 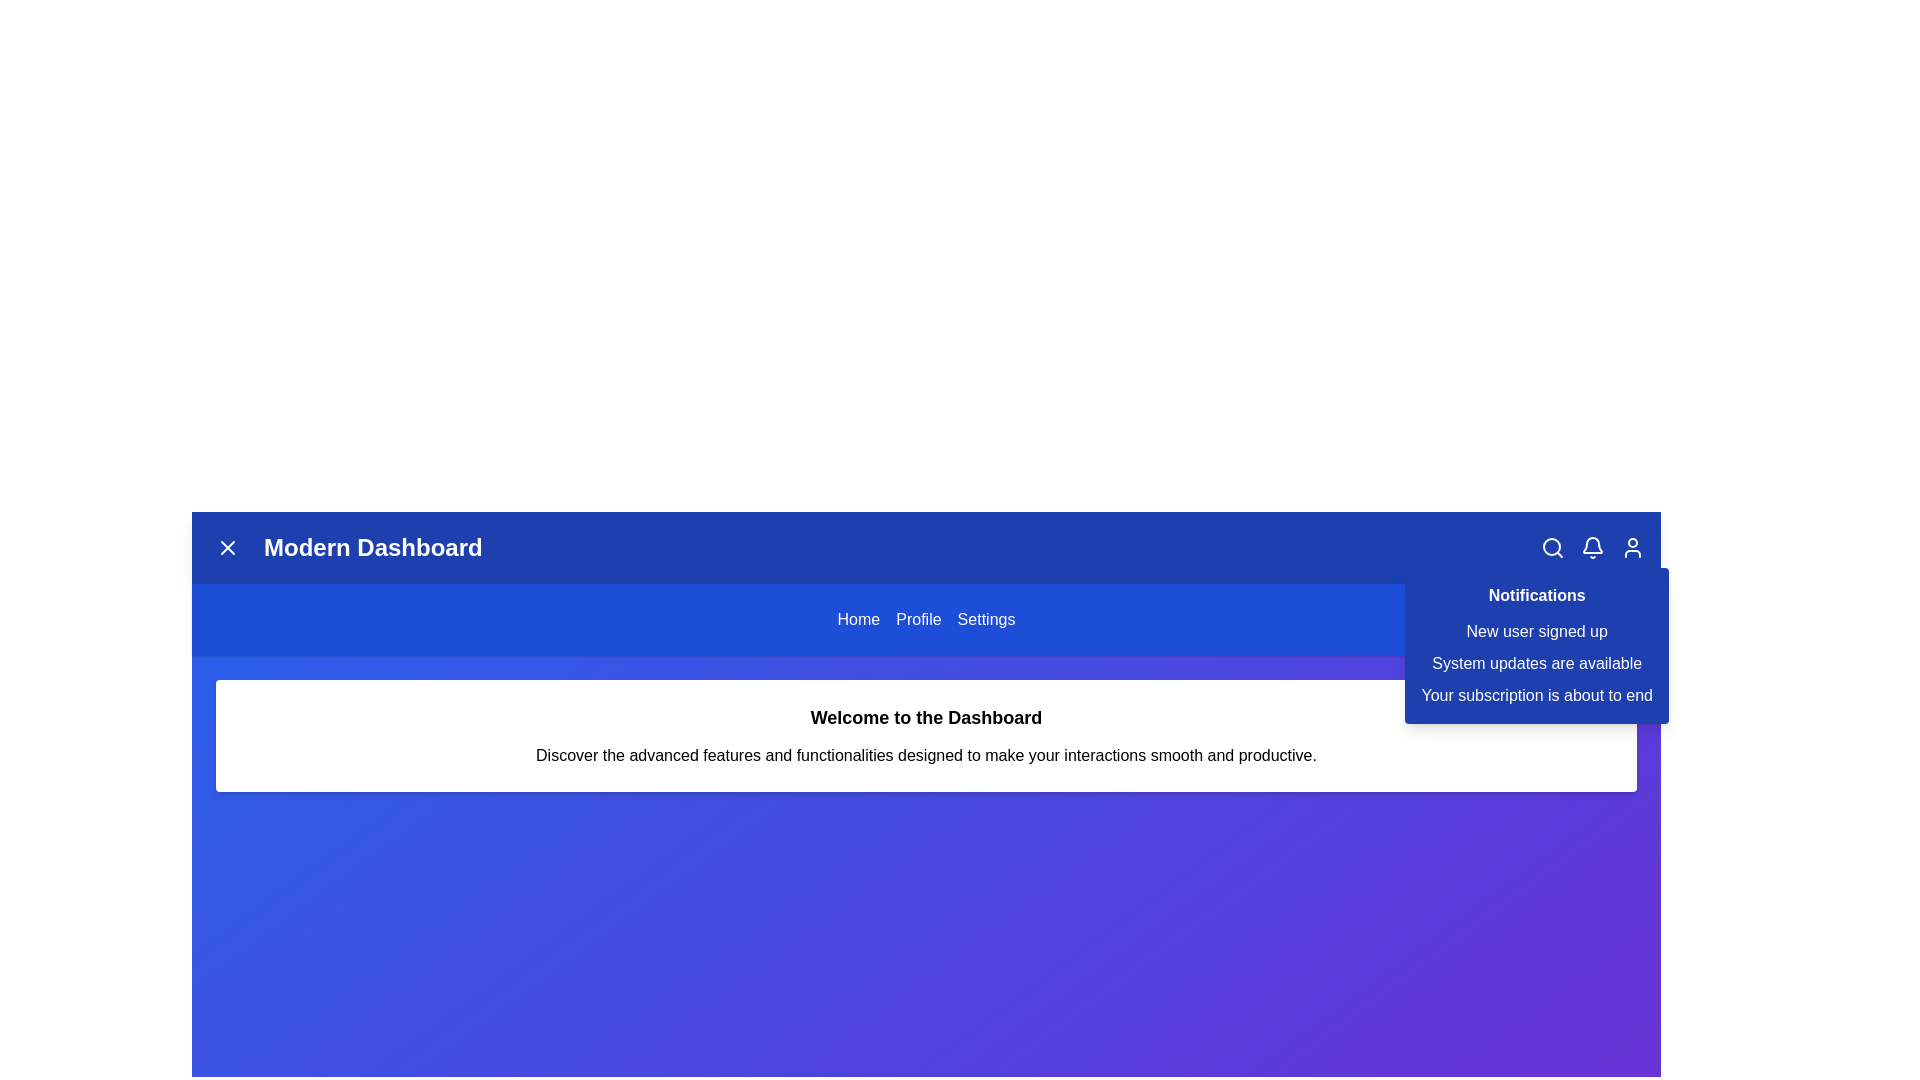 What do you see at coordinates (1632, 547) in the screenshot?
I see `the user icon in the top-right corner of the app bar` at bounding box center [1632, 547].